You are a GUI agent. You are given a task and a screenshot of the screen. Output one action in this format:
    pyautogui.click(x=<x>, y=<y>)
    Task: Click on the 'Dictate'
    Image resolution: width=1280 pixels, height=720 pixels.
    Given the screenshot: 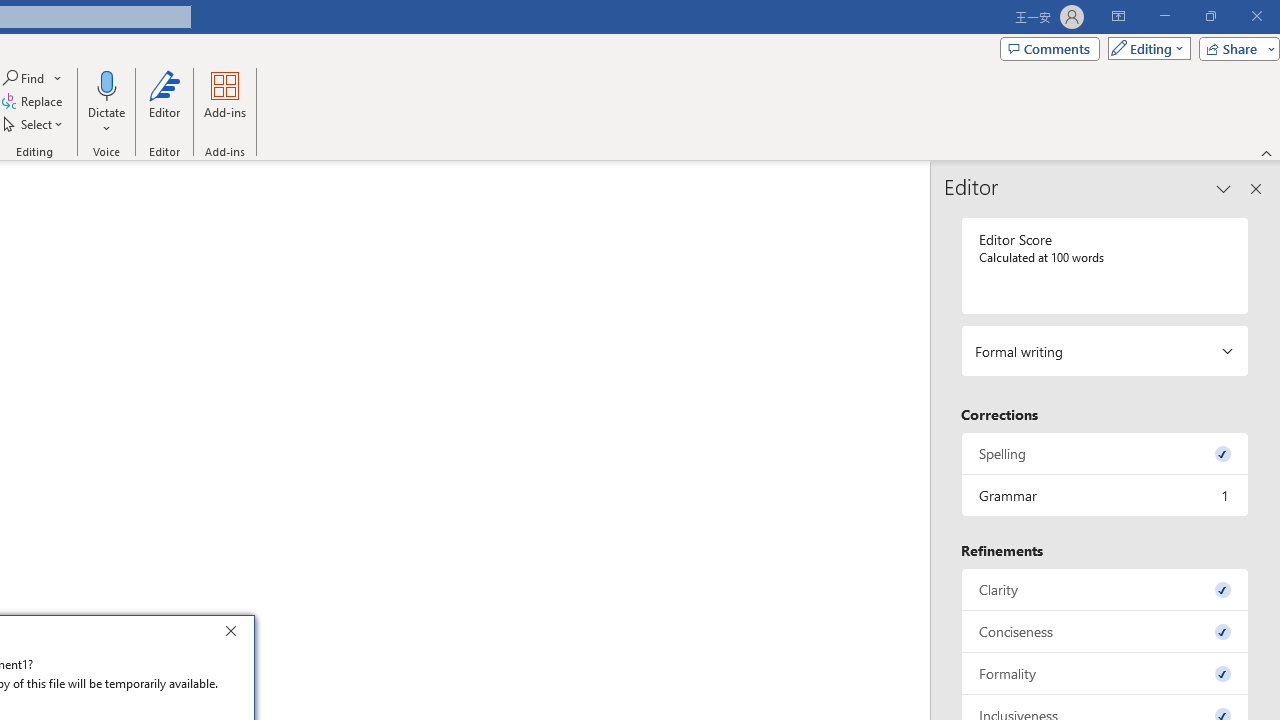 What is the action you would take?
    pyautogui.click(x=105, y=84)
    